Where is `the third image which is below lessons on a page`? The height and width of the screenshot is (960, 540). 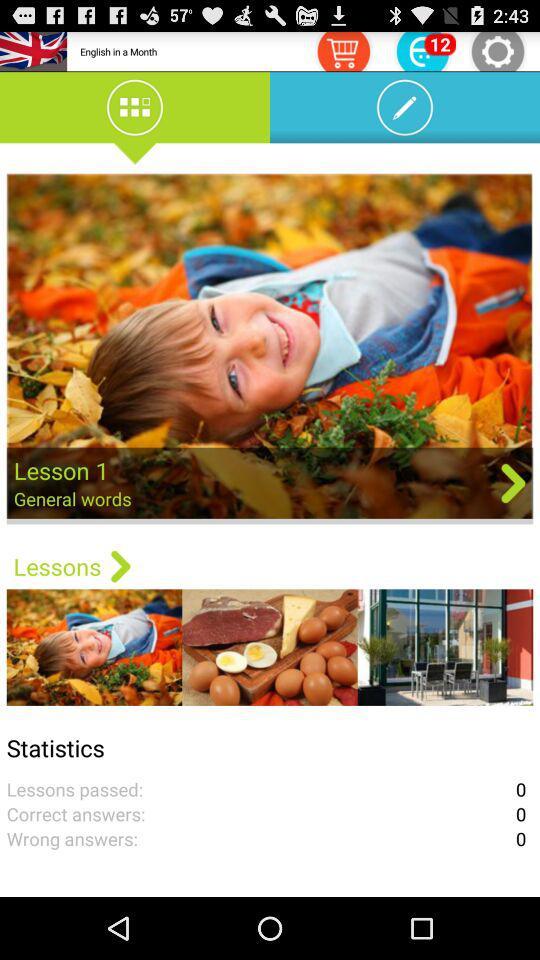 the third image which is below lessons on a page is located at coordinates (445, 646).